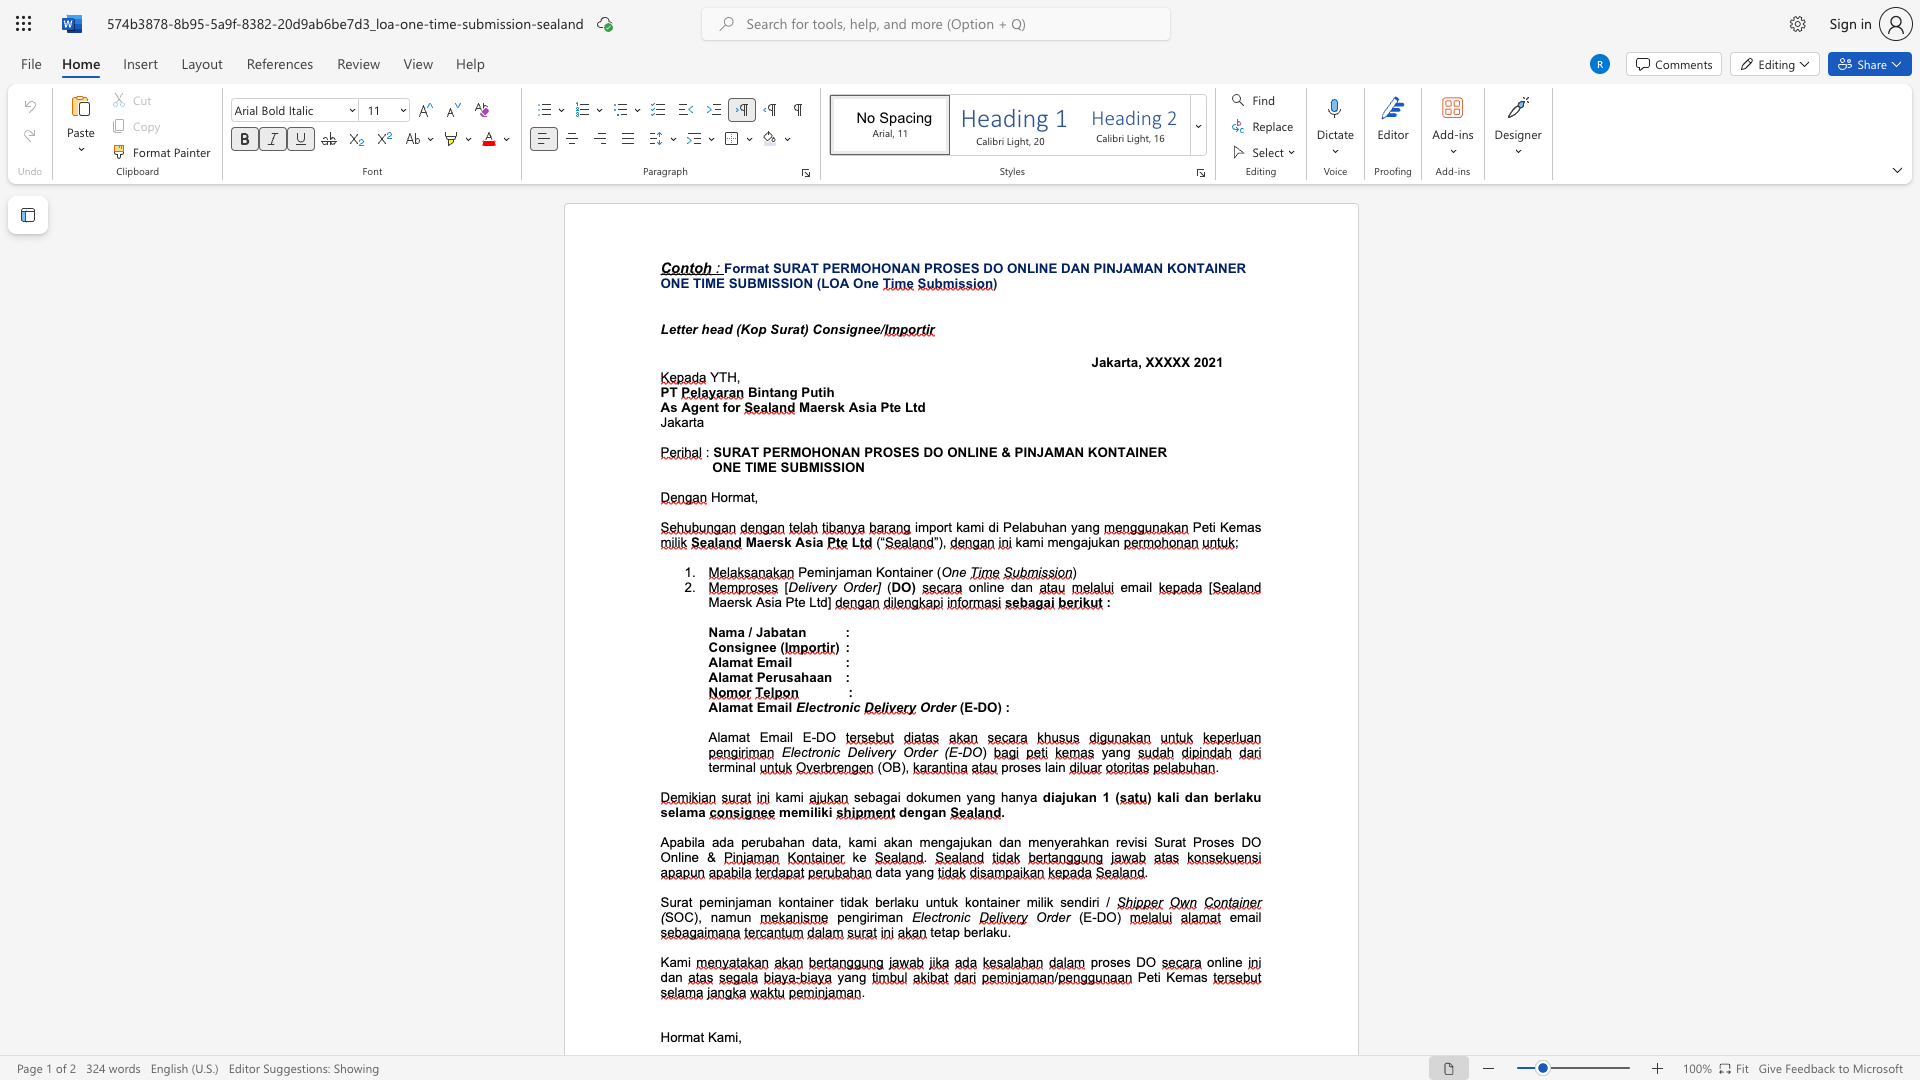  Describe the element at coordinates (945, 796) in the screenshot. I see `the subset text "en yan" within the text "sebagai dokumen yang hanya"` at that location.